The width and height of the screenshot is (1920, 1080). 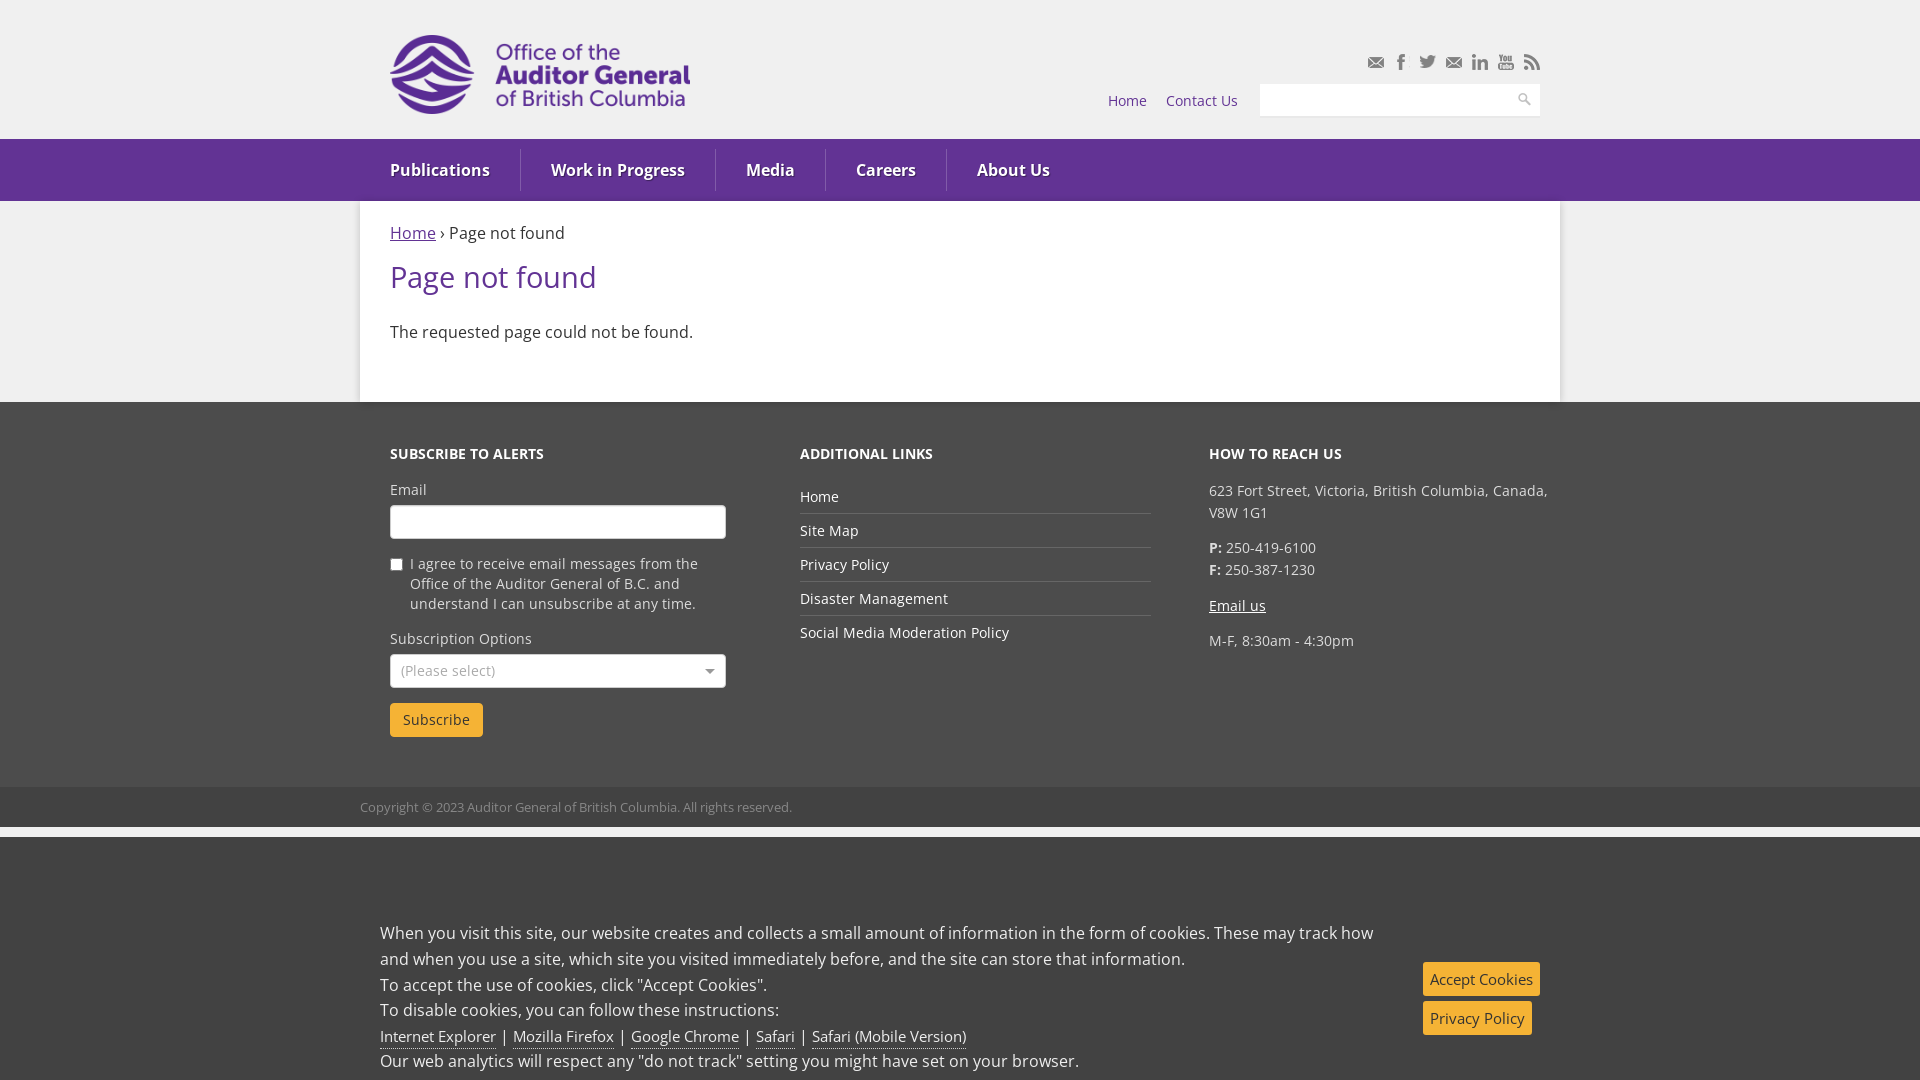 I want to click on 'Publications', so click(x=439, y=168).